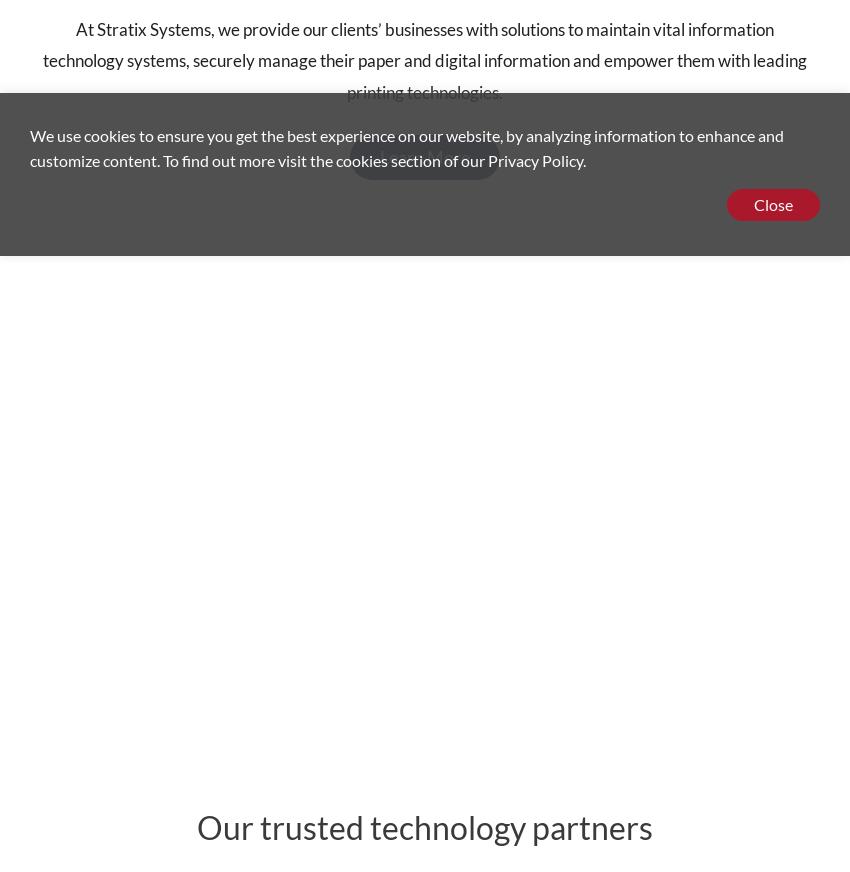 Image resolution: width=850 pixels, height=872 pixels. What do you see at coordinates (487, 160) in the screenshot?
I see `'Privacy Policy'` at bounding box center [487, 160].